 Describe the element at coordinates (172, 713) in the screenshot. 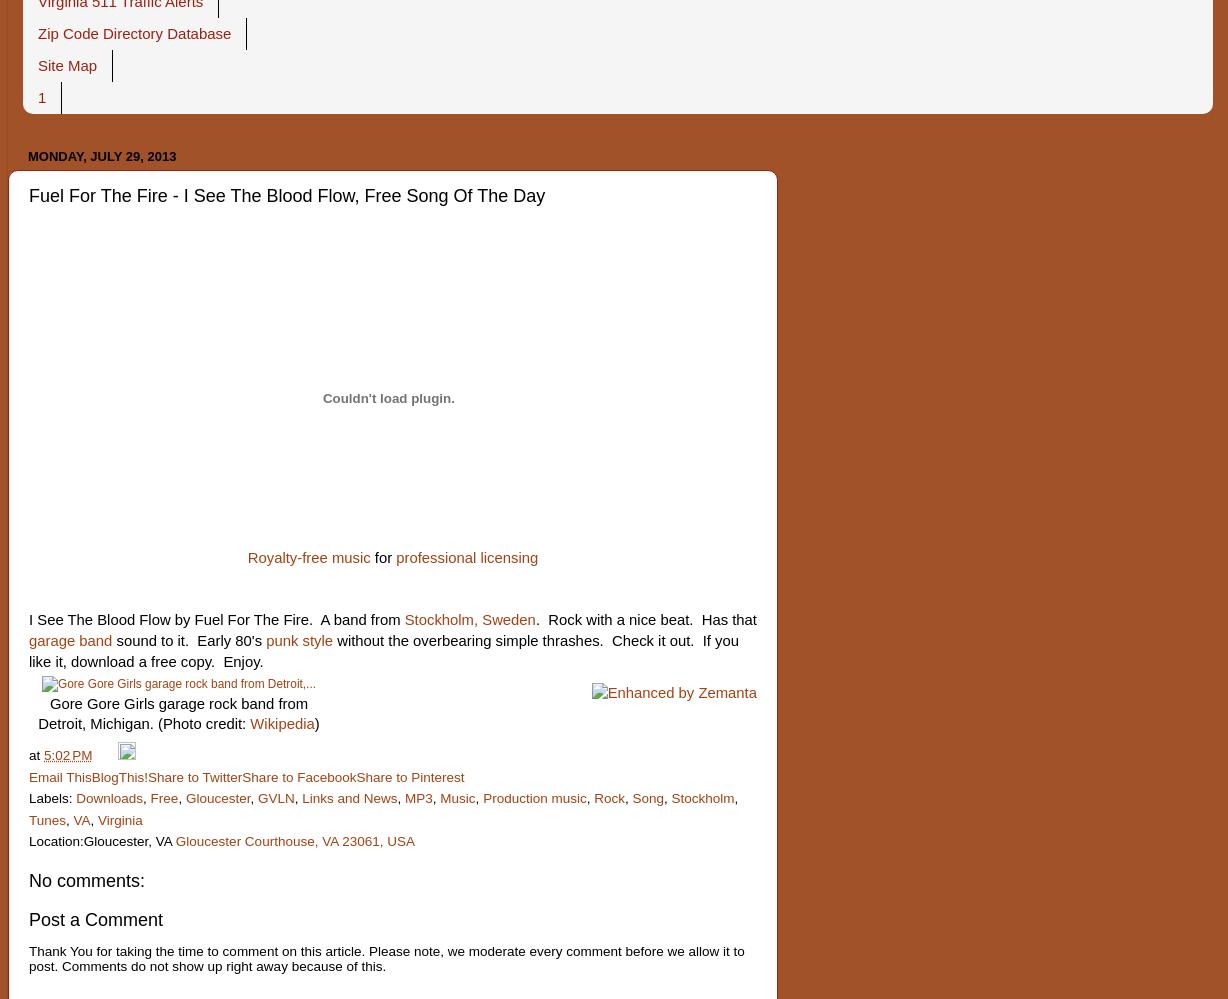

I see `'Gore Gore Girls garage rock band from Detroit, Michigan. (Photo credit:'` at that location.